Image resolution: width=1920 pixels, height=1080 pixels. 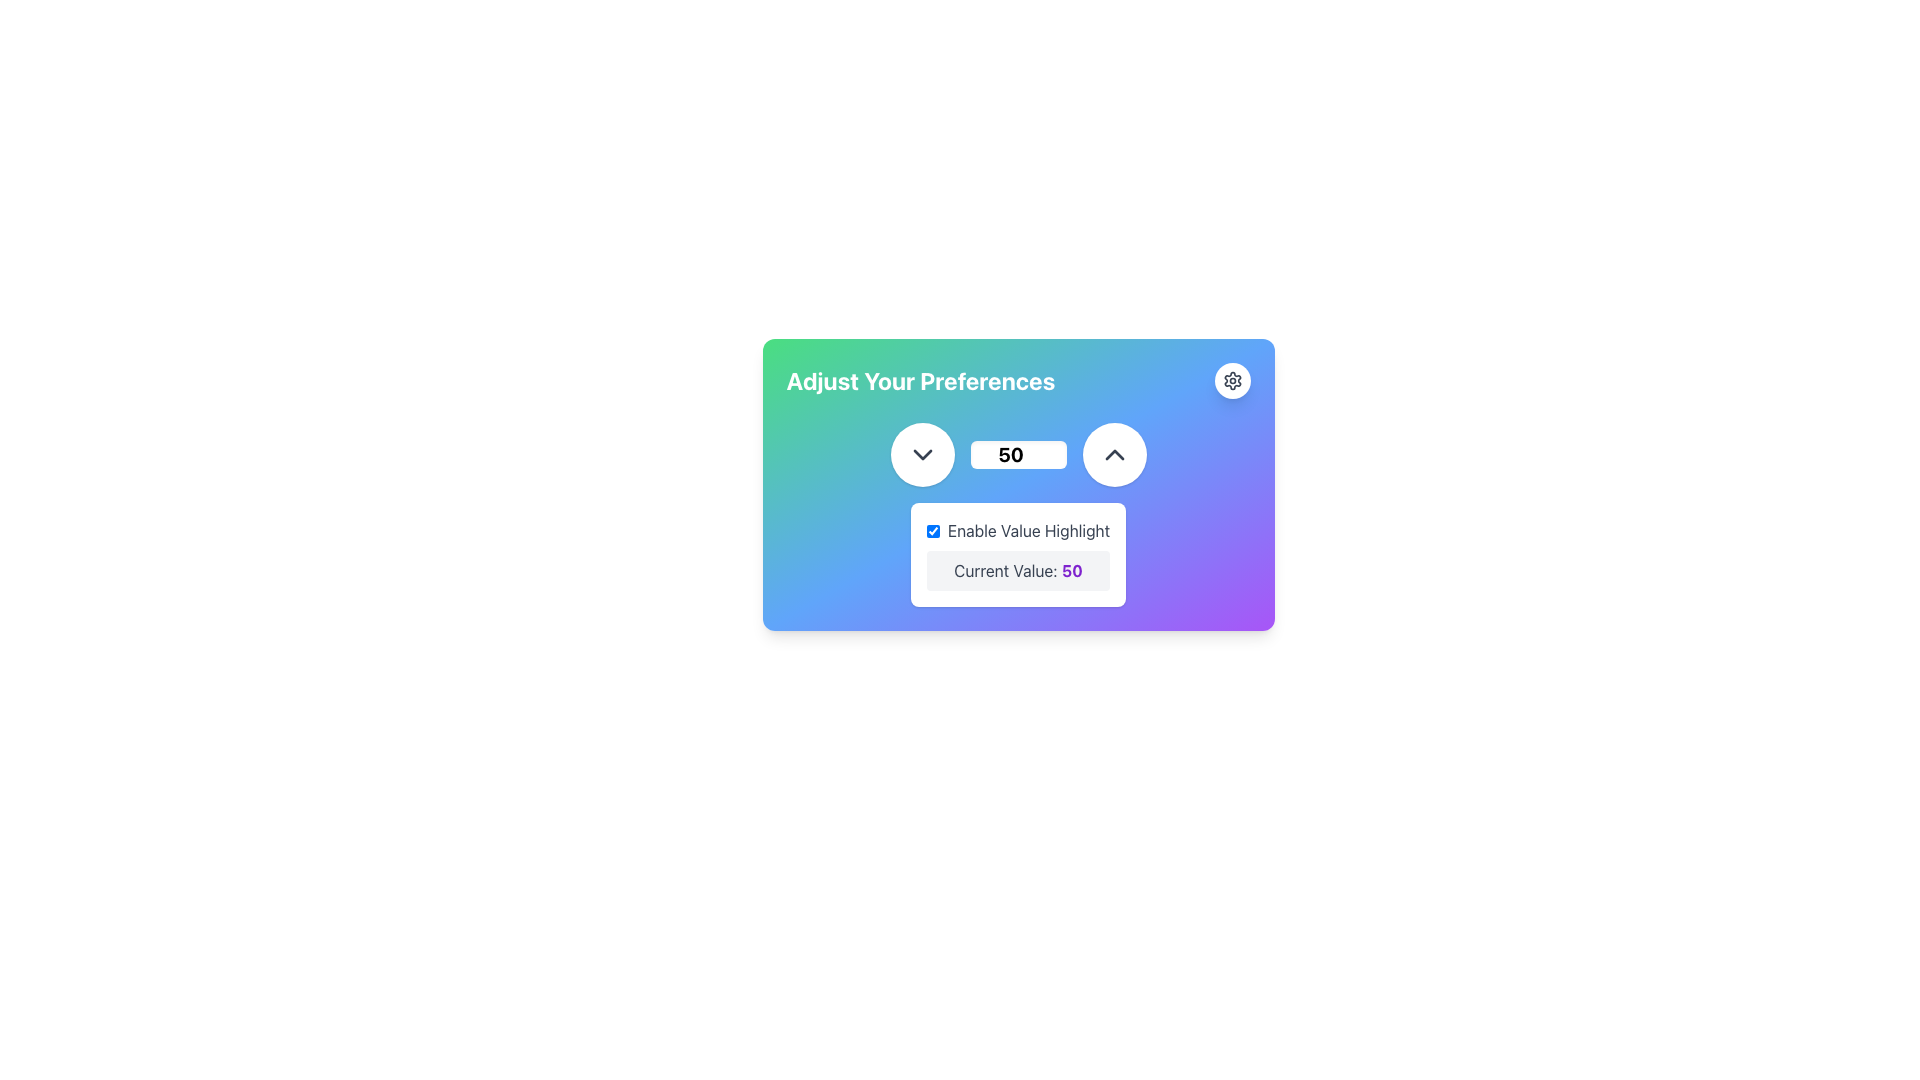 I want to click on the small, rounded purple checkbox located to the left of the 'Enable Value Highlight' label, so click(x=932, y=530).